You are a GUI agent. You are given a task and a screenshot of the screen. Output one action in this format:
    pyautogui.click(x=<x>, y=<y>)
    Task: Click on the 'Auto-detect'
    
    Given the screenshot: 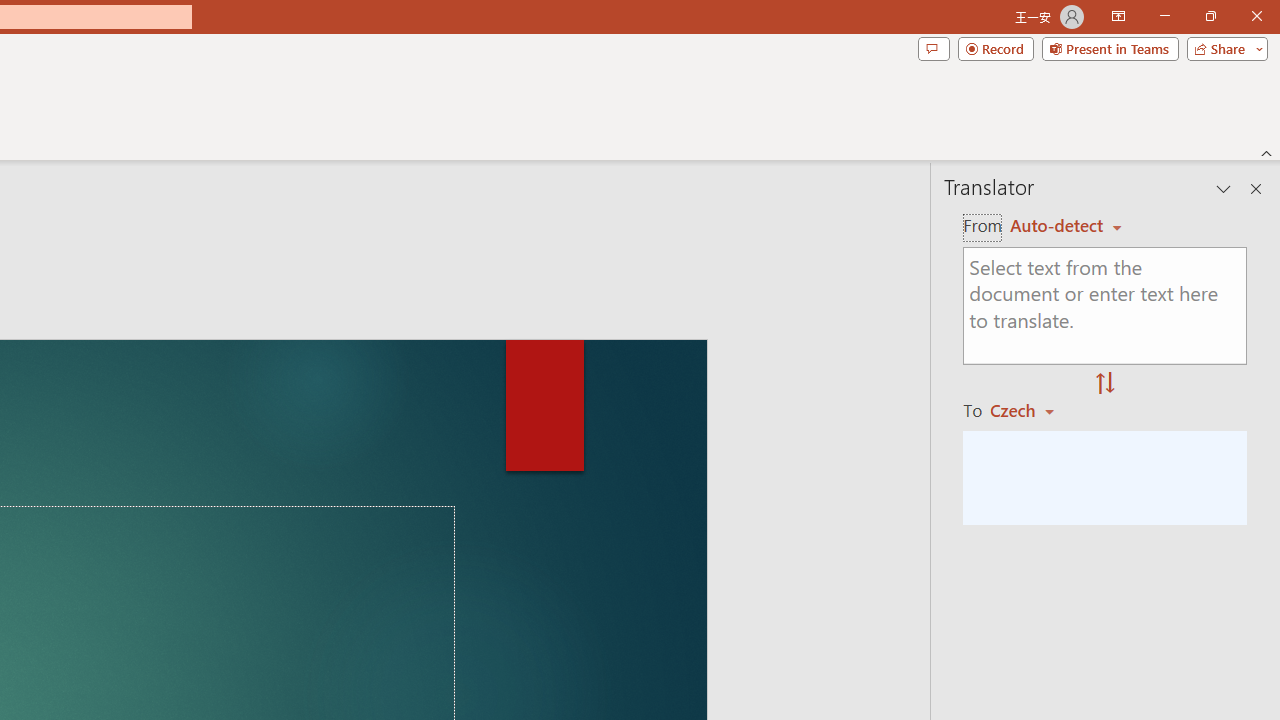 What is the action you would take?
    pyautogui.click(x=1065, y=225)
    